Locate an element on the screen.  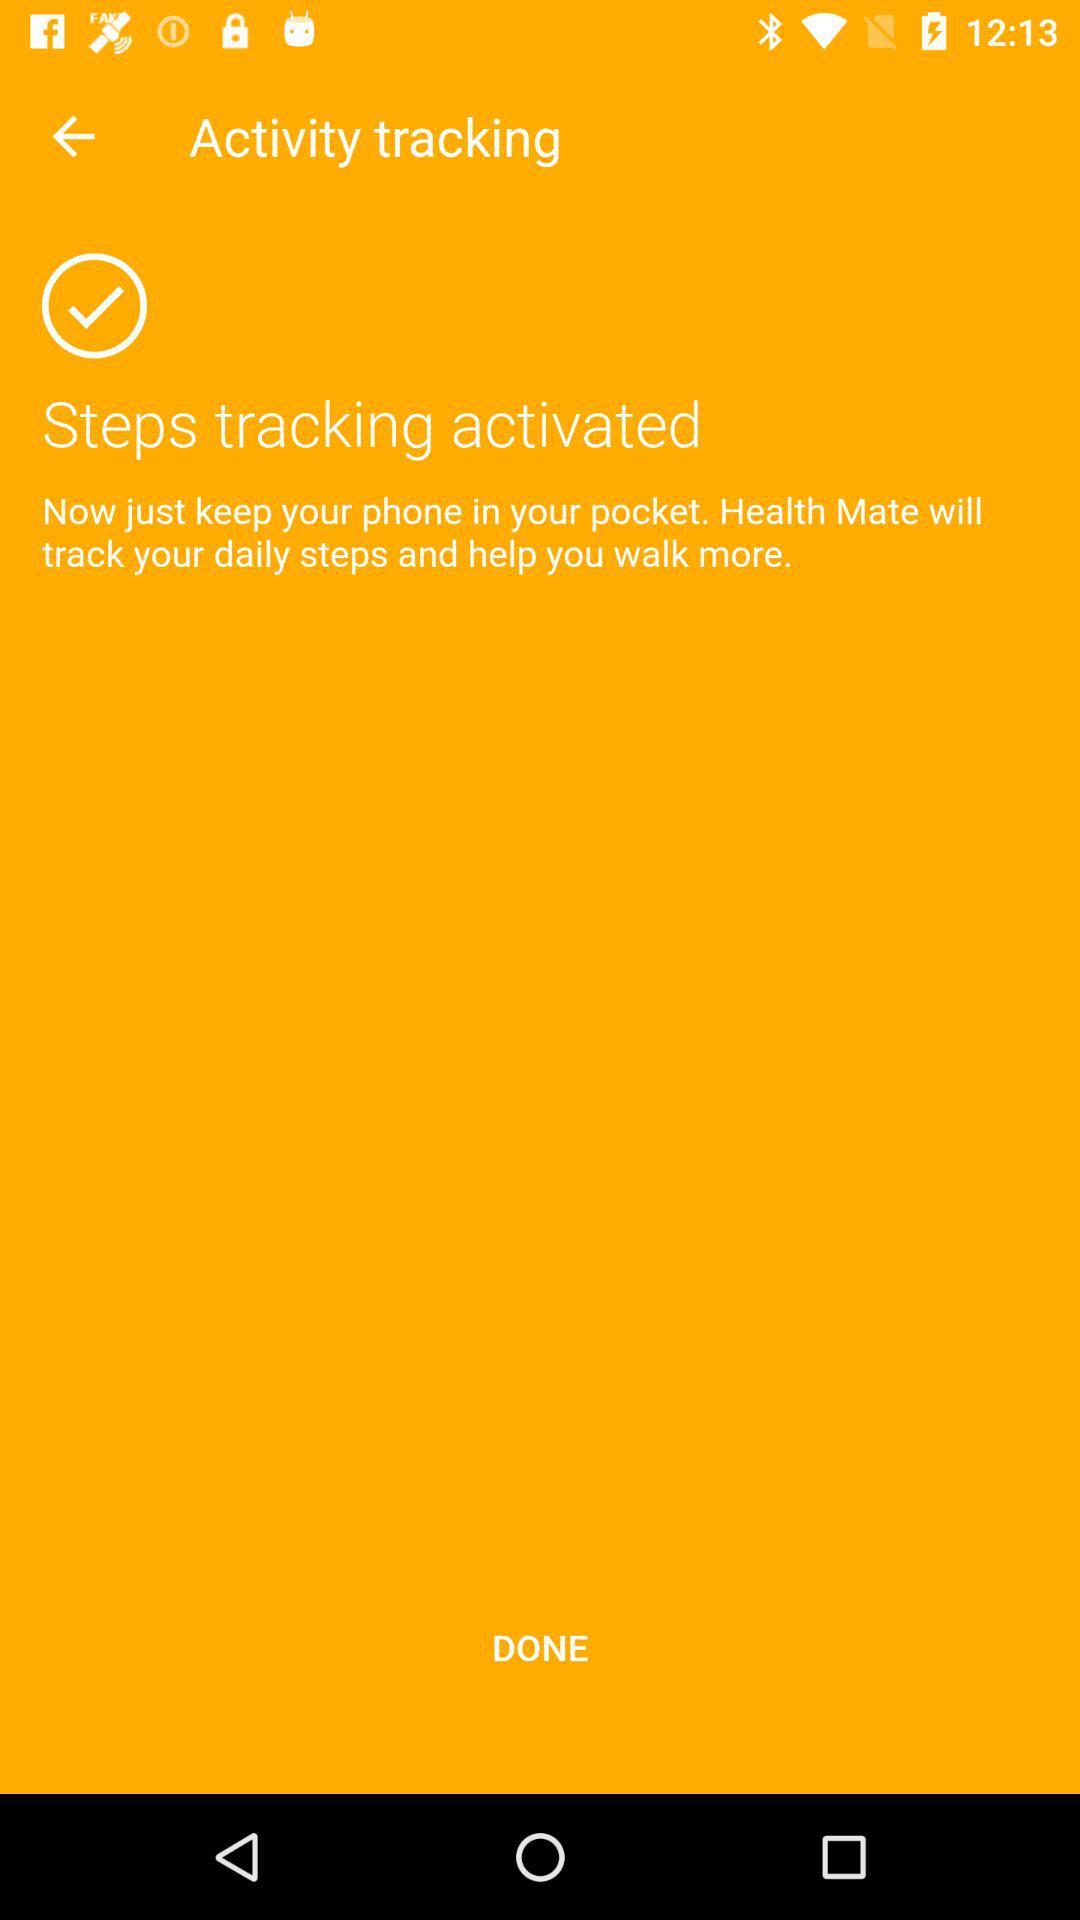
the done item is located at coordinates (540, 1646).